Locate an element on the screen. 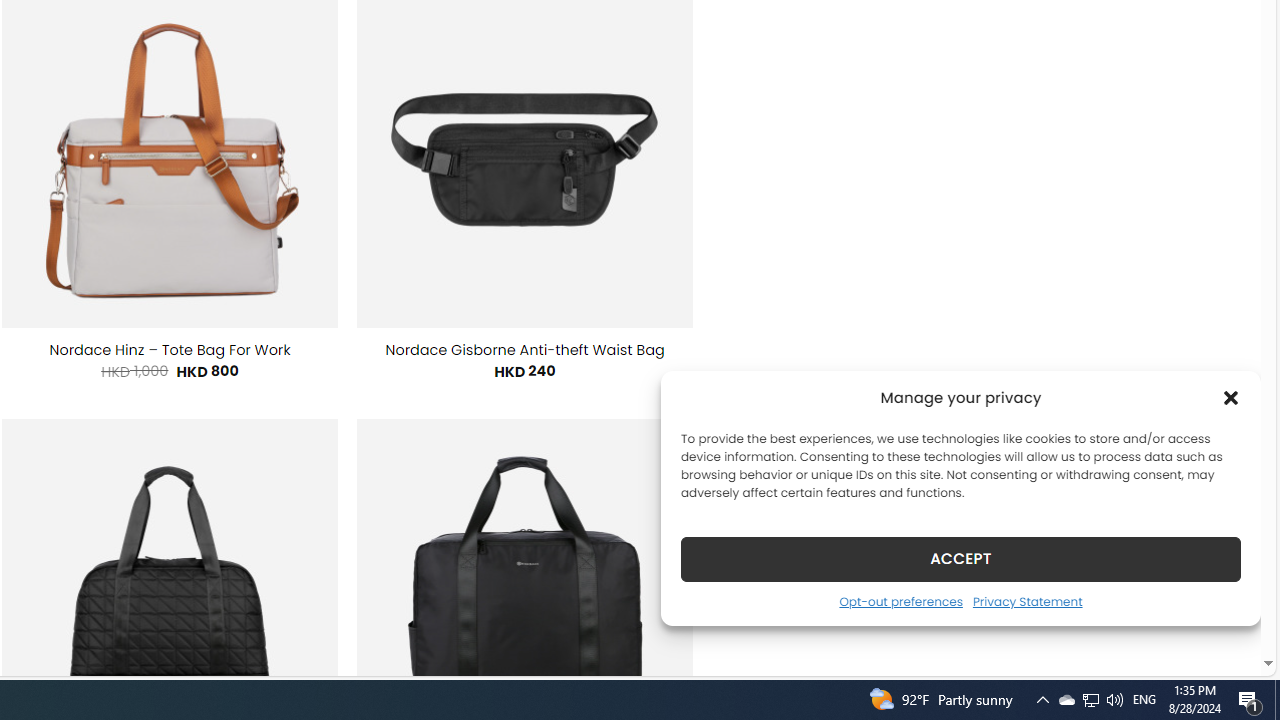  'Opt-out preferences' is located at coordinates (899, 600).